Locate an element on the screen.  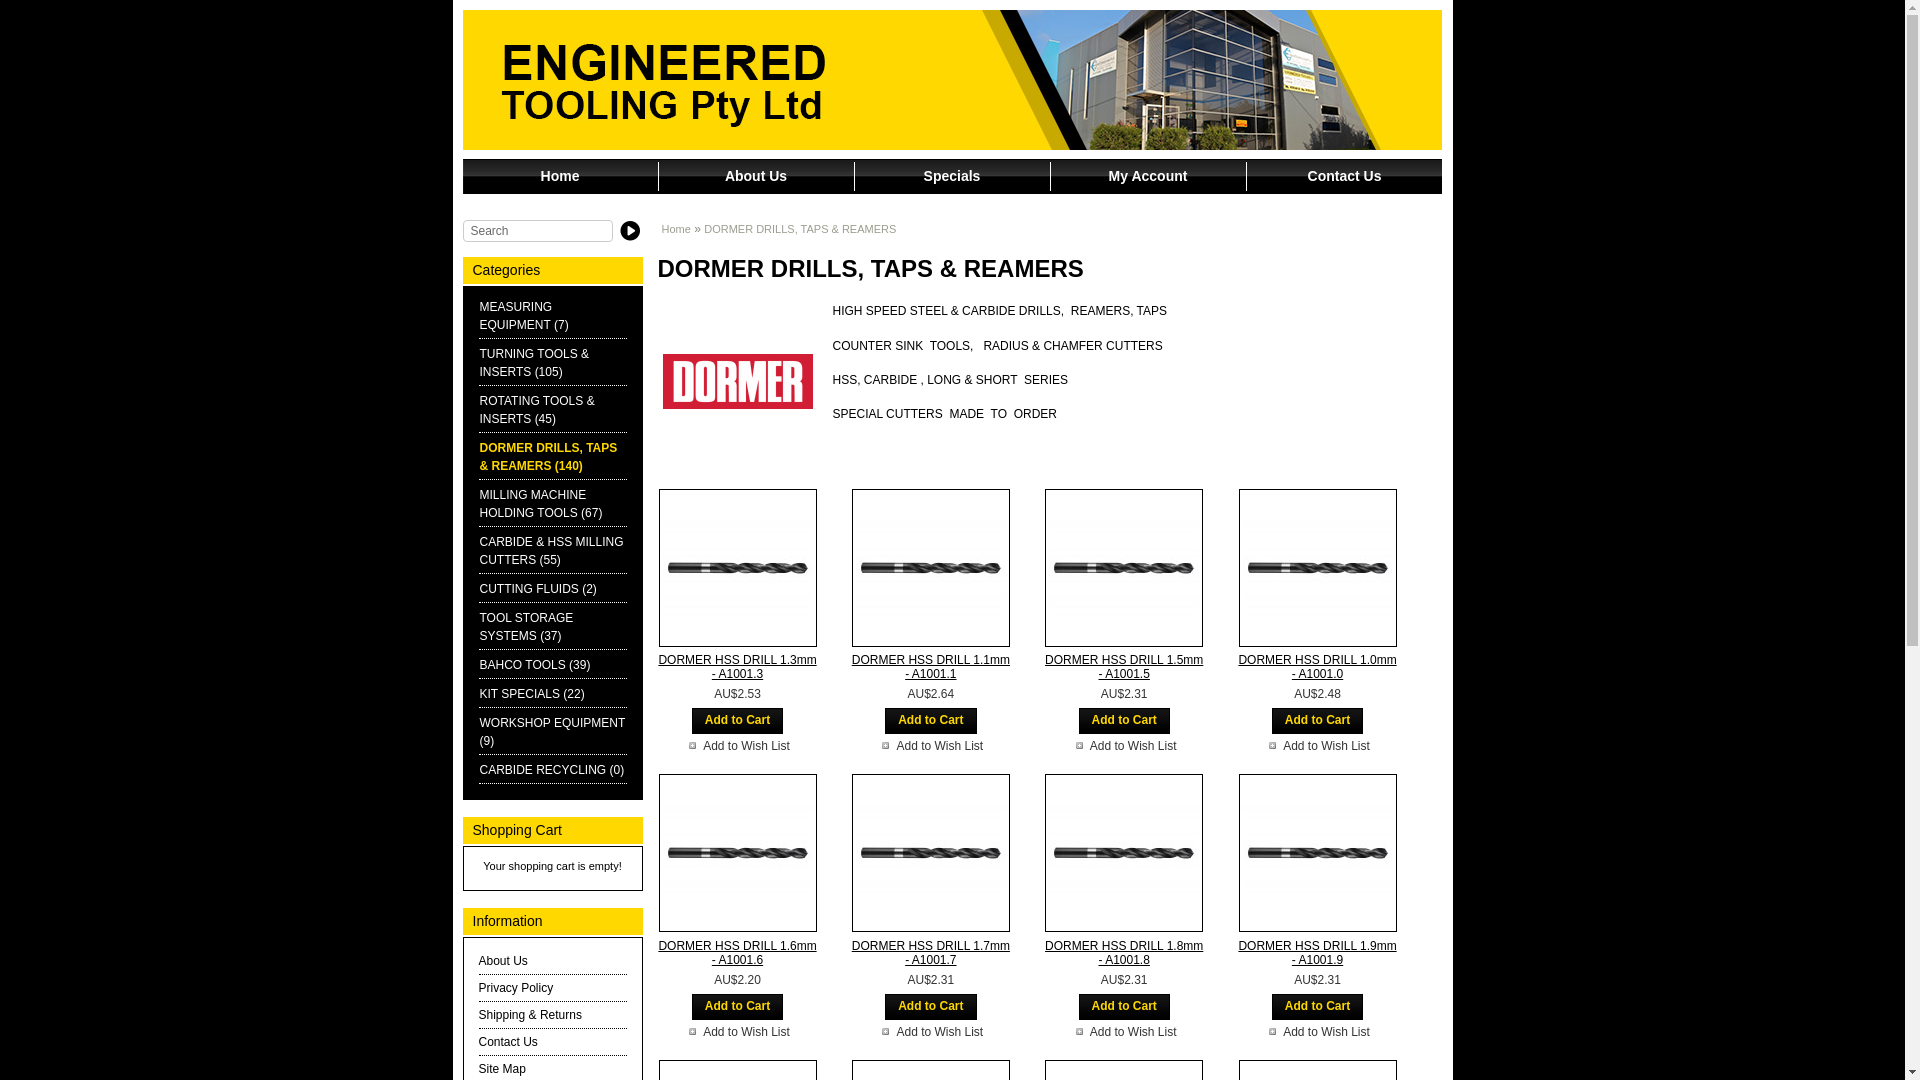
'Home' is located at coordinates (560, 175).